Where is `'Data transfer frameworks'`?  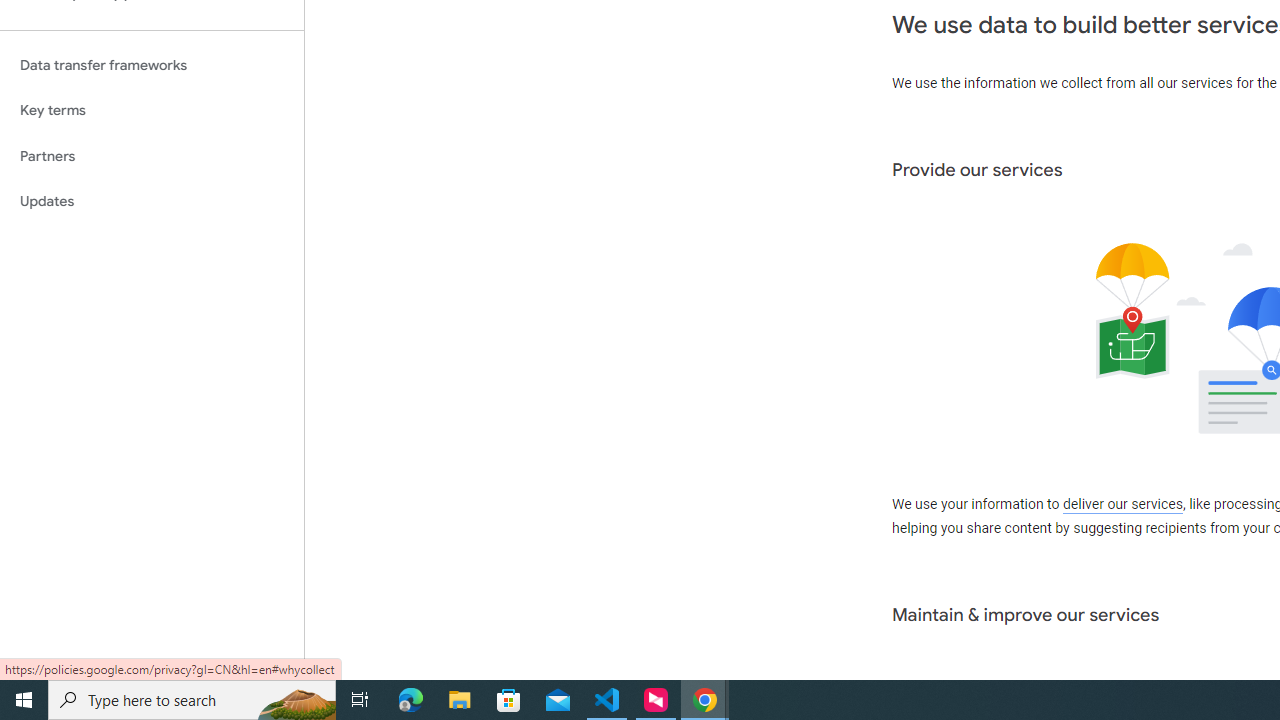
'Data transfer frameworks' is located at coordinates (151, 64).